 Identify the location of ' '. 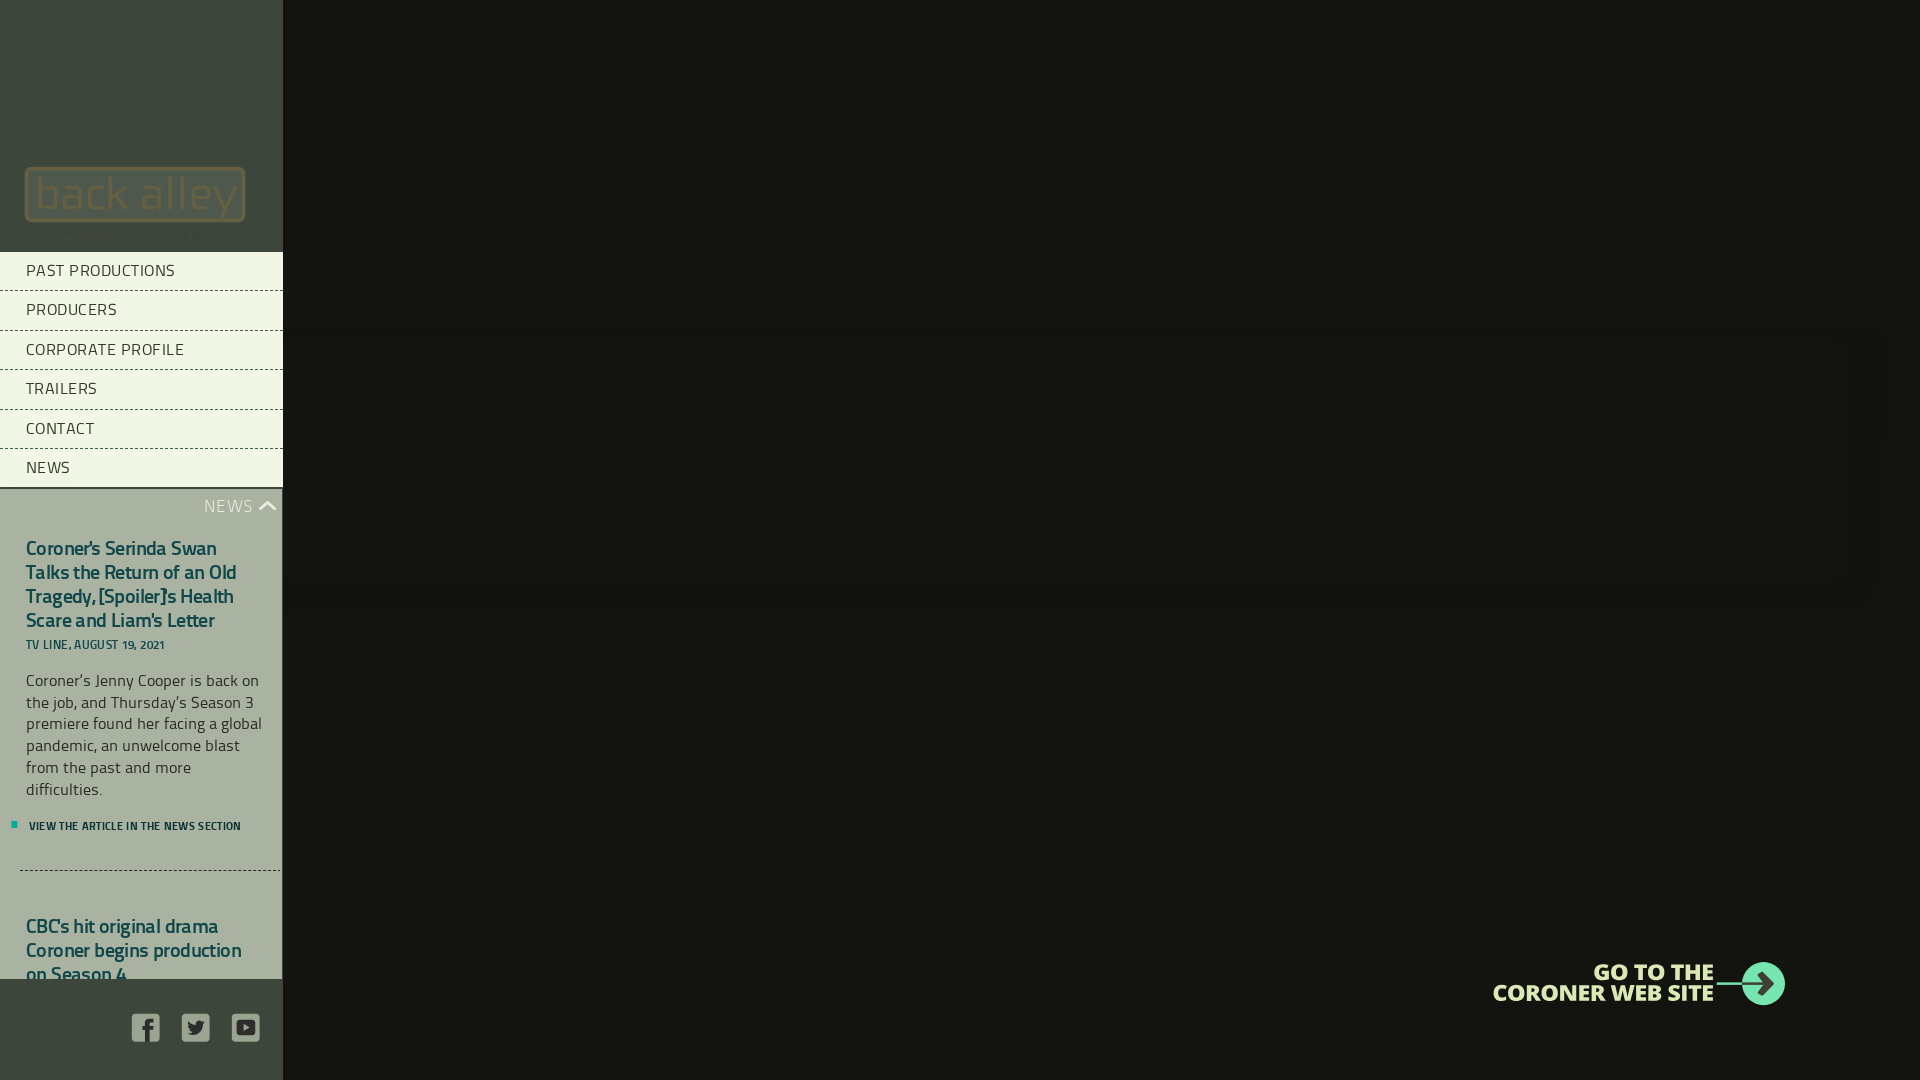
(196, 1036).